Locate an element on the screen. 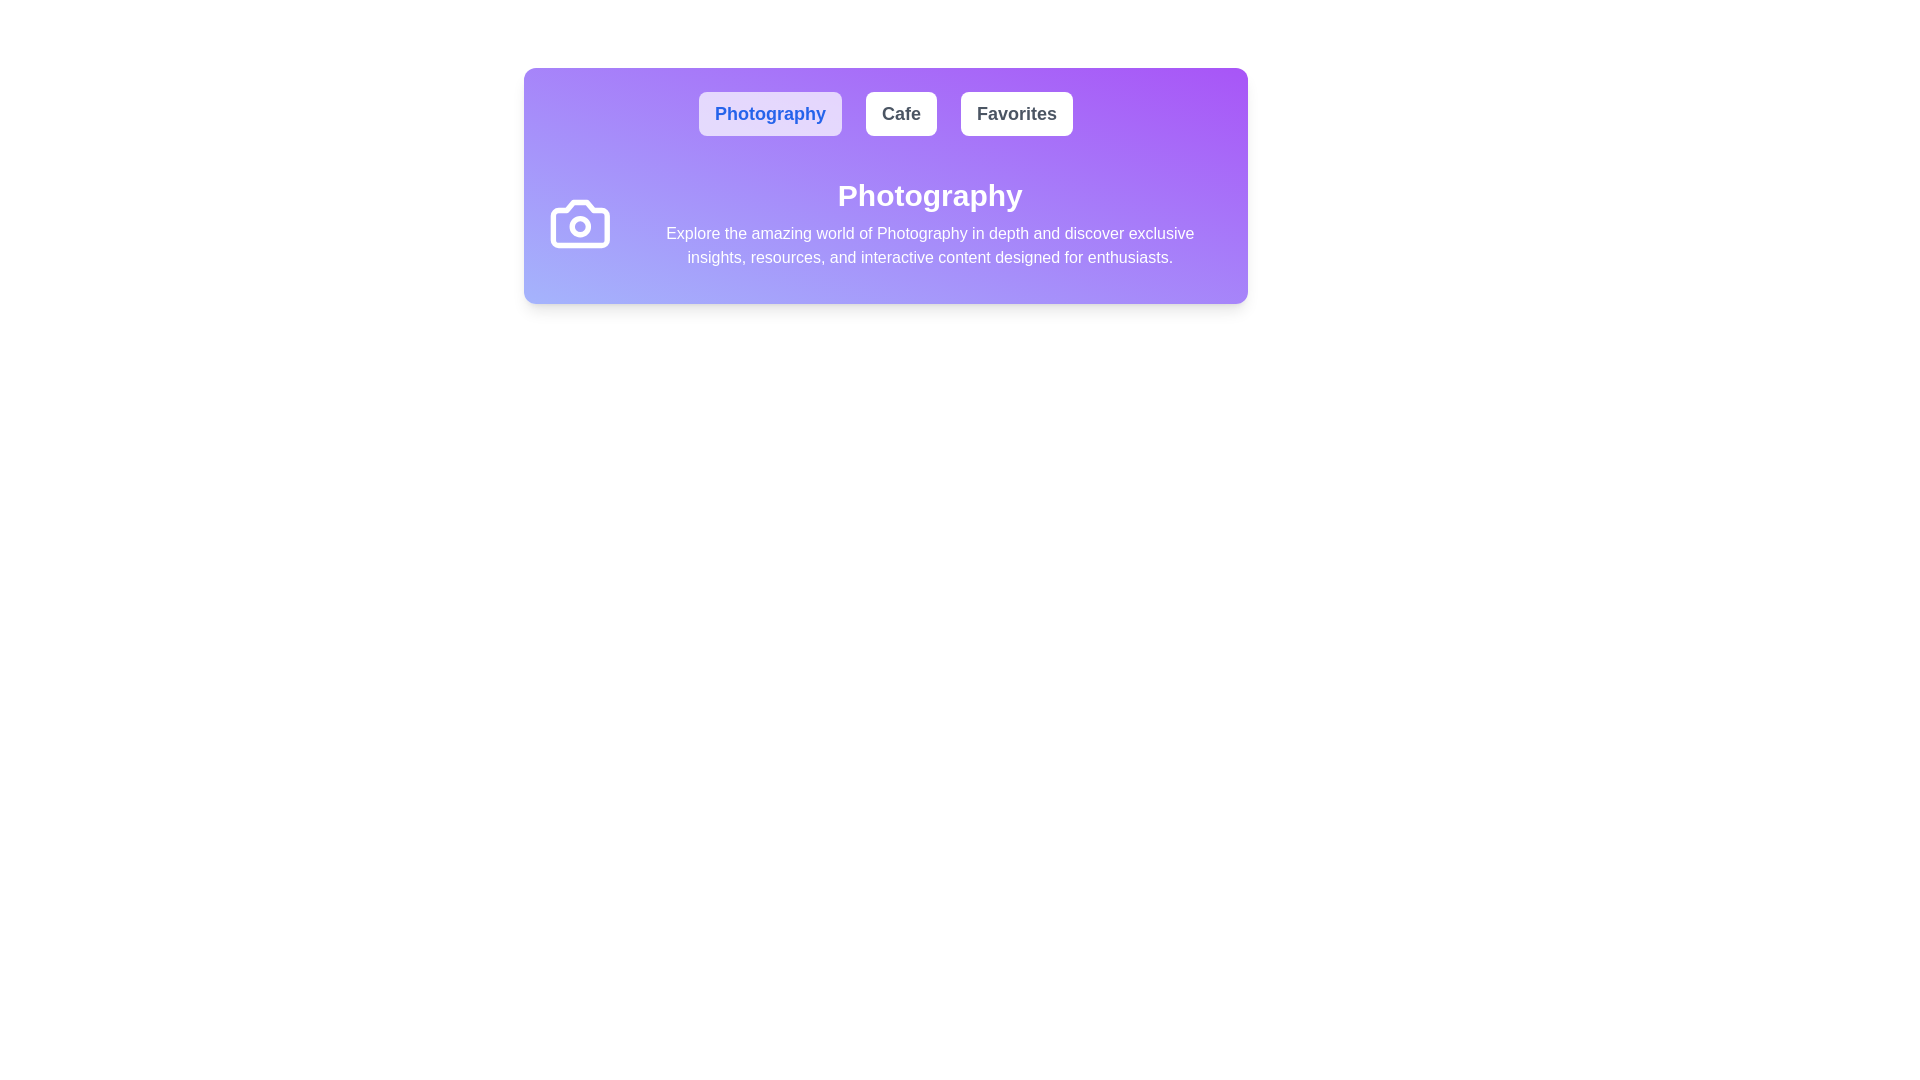  the 'Photography' button element is located at coordinates (769, 114).